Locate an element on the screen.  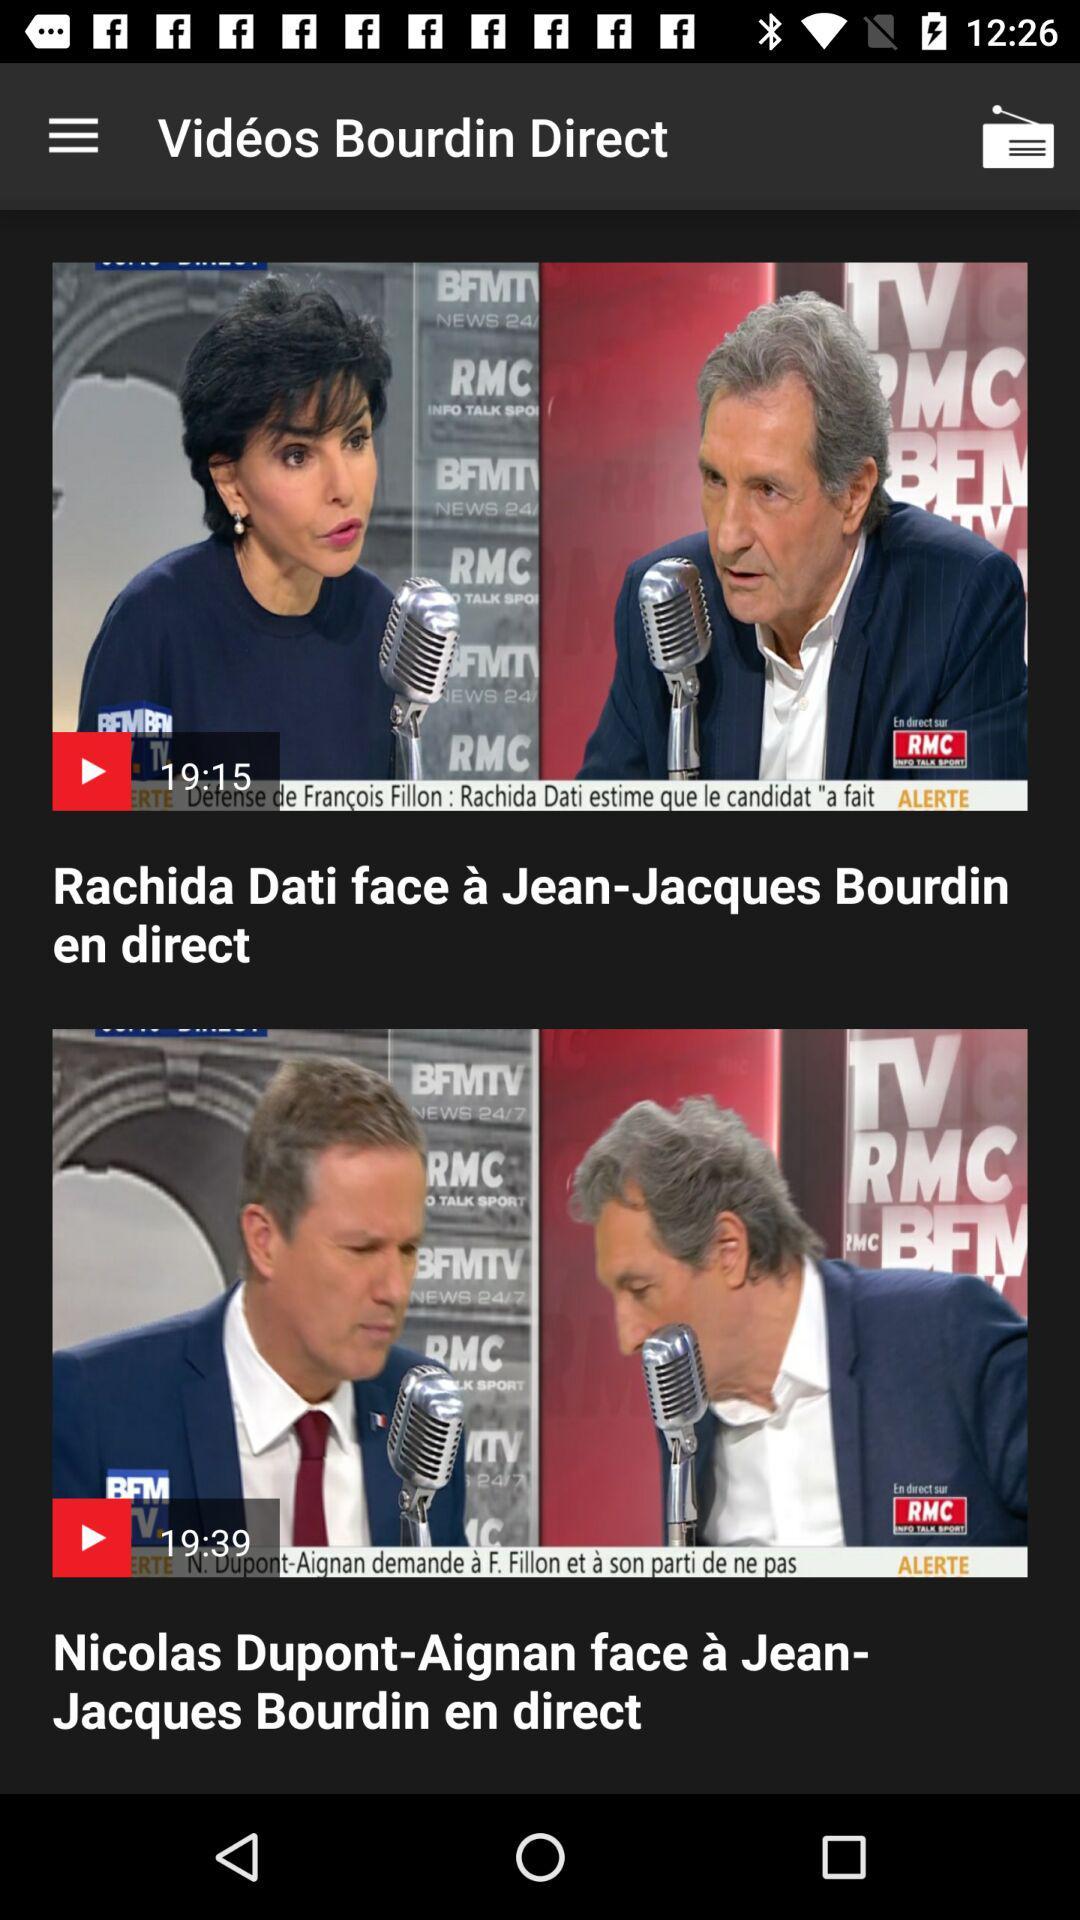
the item at the top left corner is located at coordinates (72, 135).